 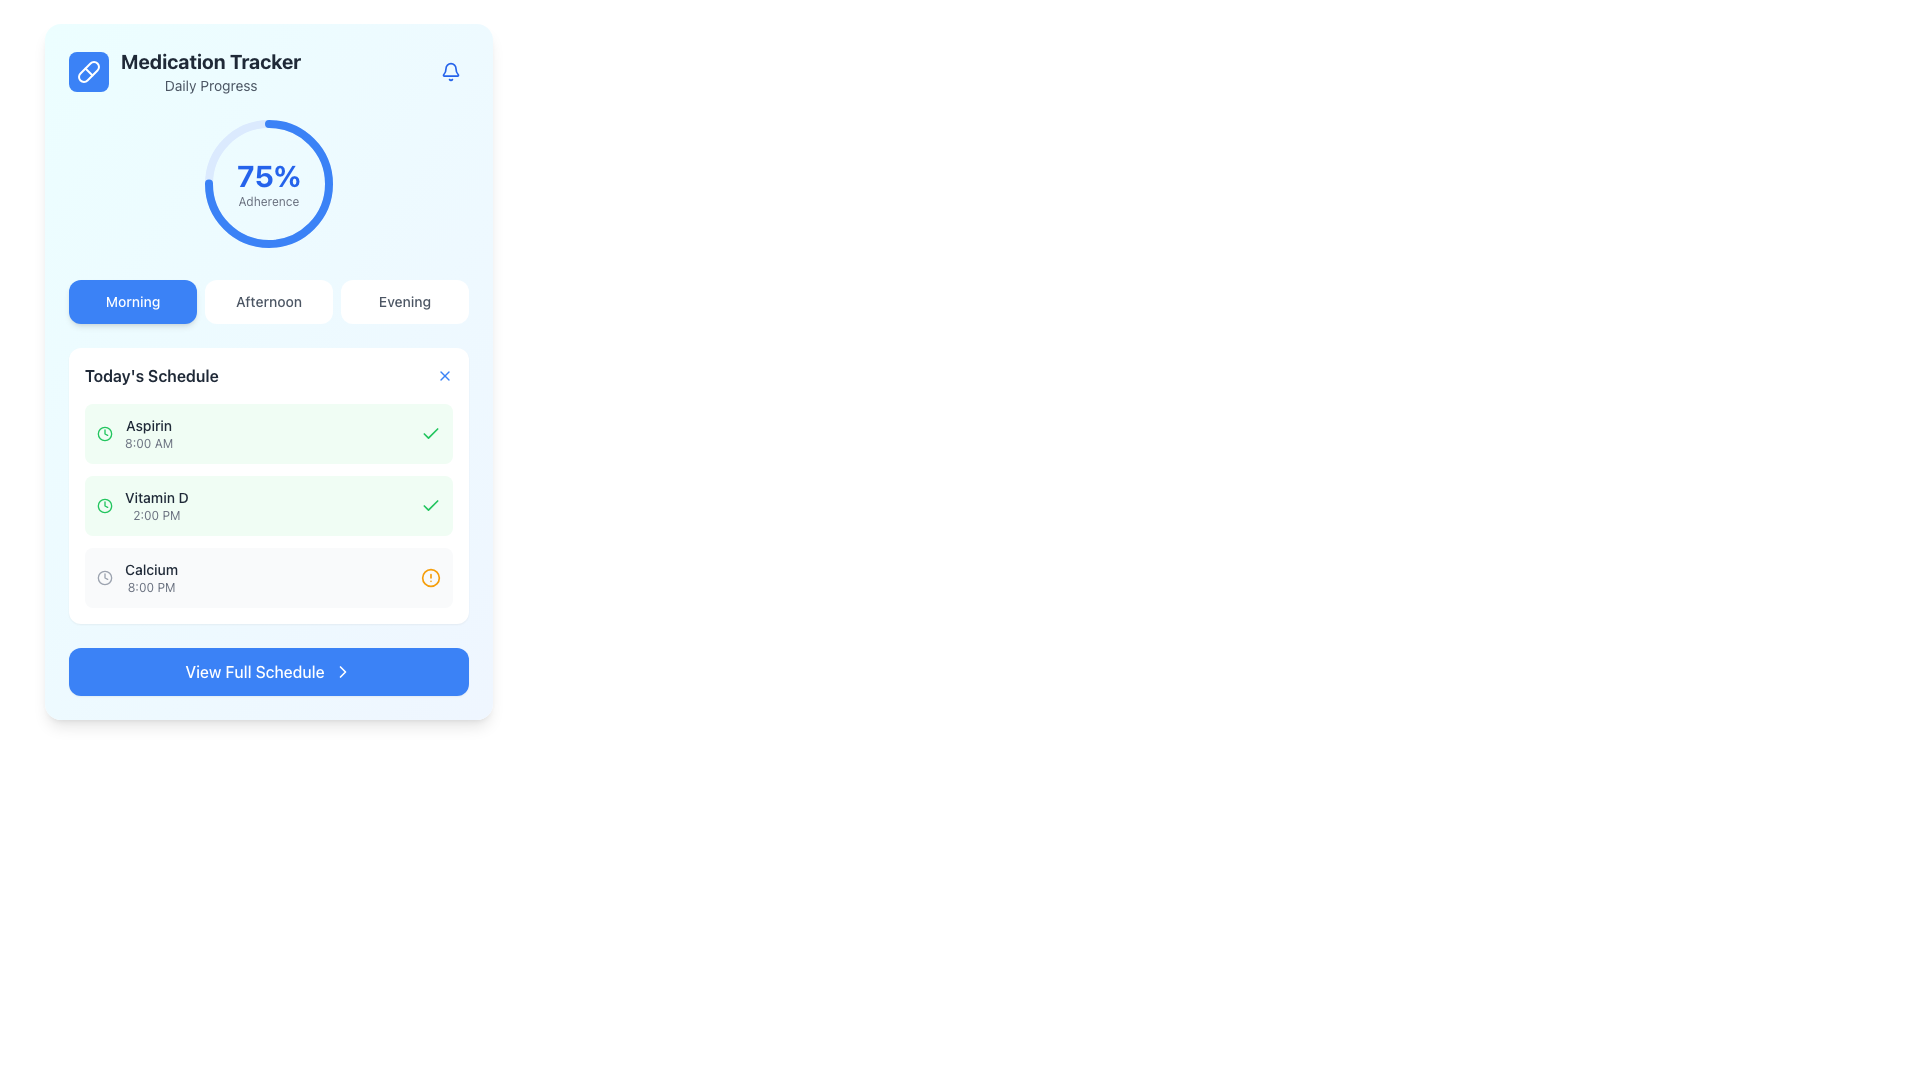 What do you see at coordinates (88, 71) in the screenshot?
I see `the pill icon within the blue rounded rectangular background, which is located at the top-left corner of the interface, near the title 'Medication Tracker'` at bounding box center [88, 71].